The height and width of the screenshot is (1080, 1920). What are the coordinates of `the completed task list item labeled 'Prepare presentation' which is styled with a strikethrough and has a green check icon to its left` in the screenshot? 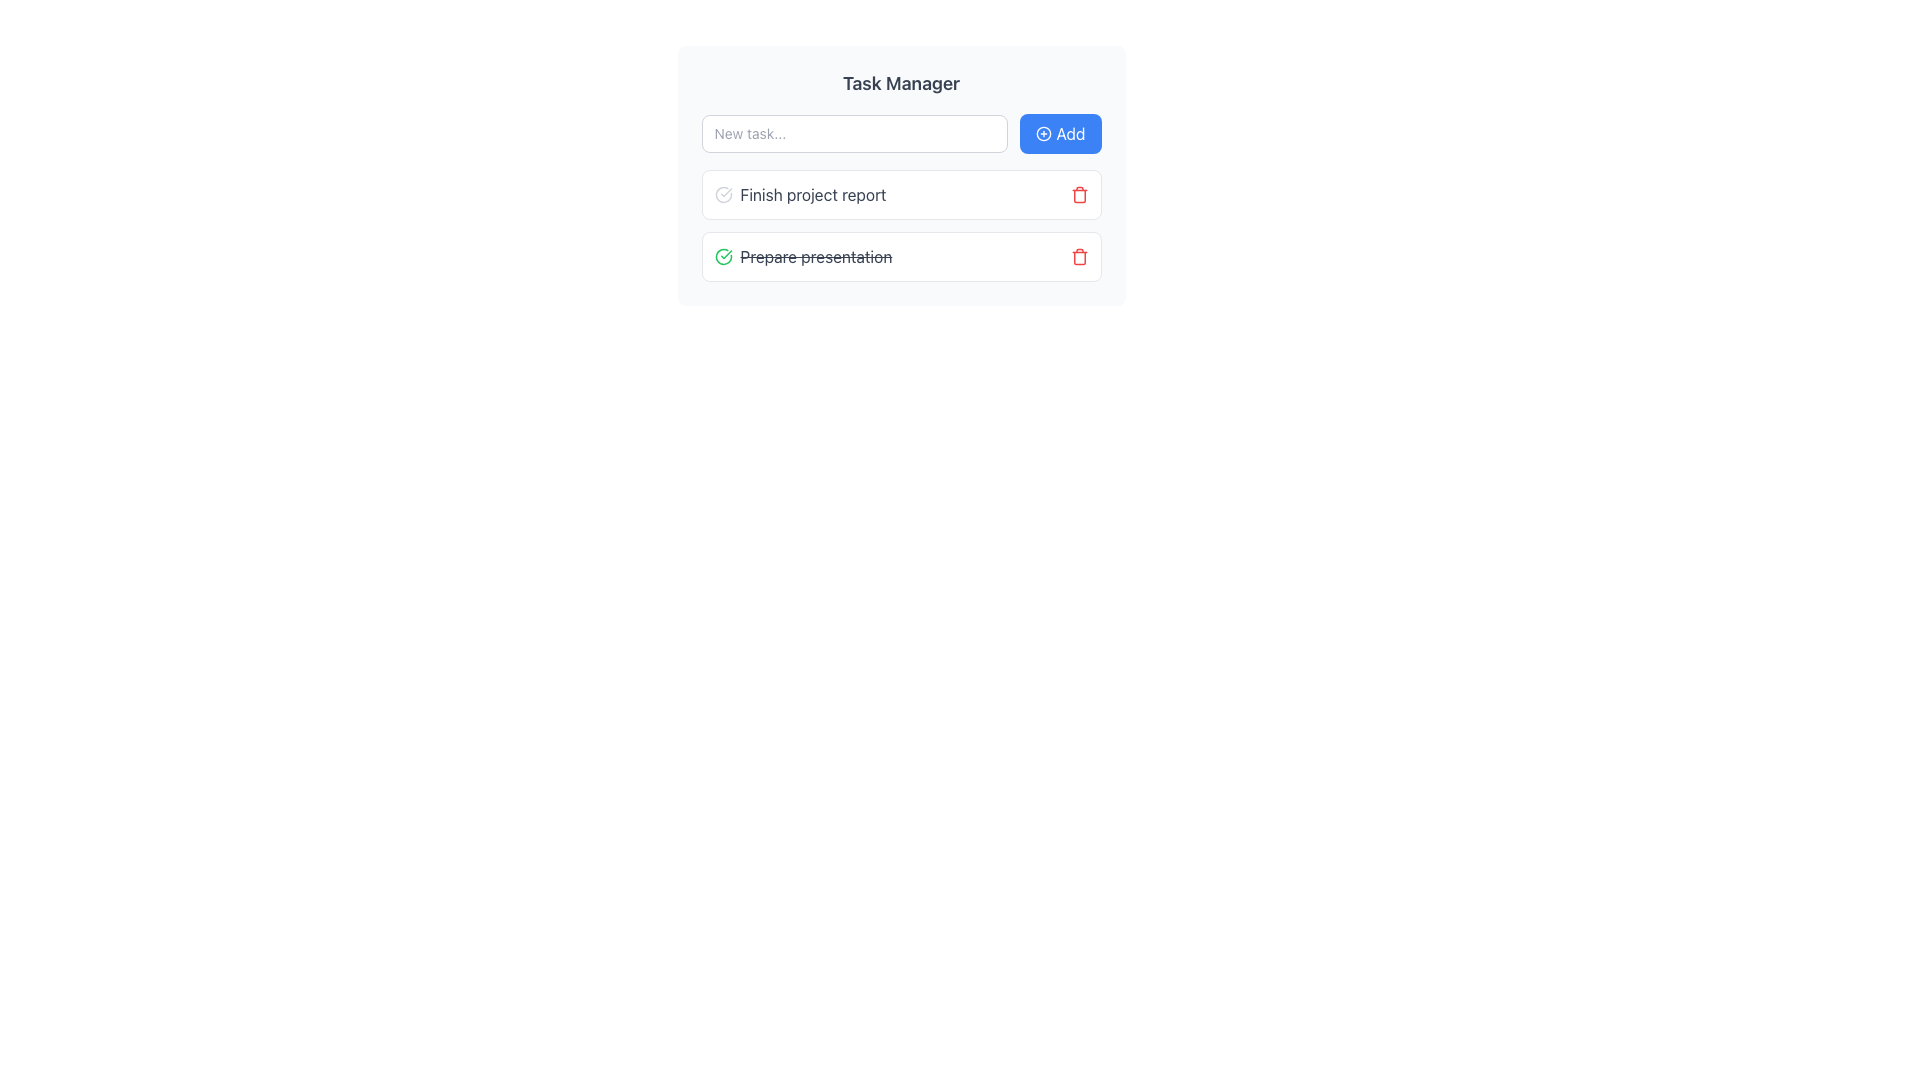 It's located at (803, 256).